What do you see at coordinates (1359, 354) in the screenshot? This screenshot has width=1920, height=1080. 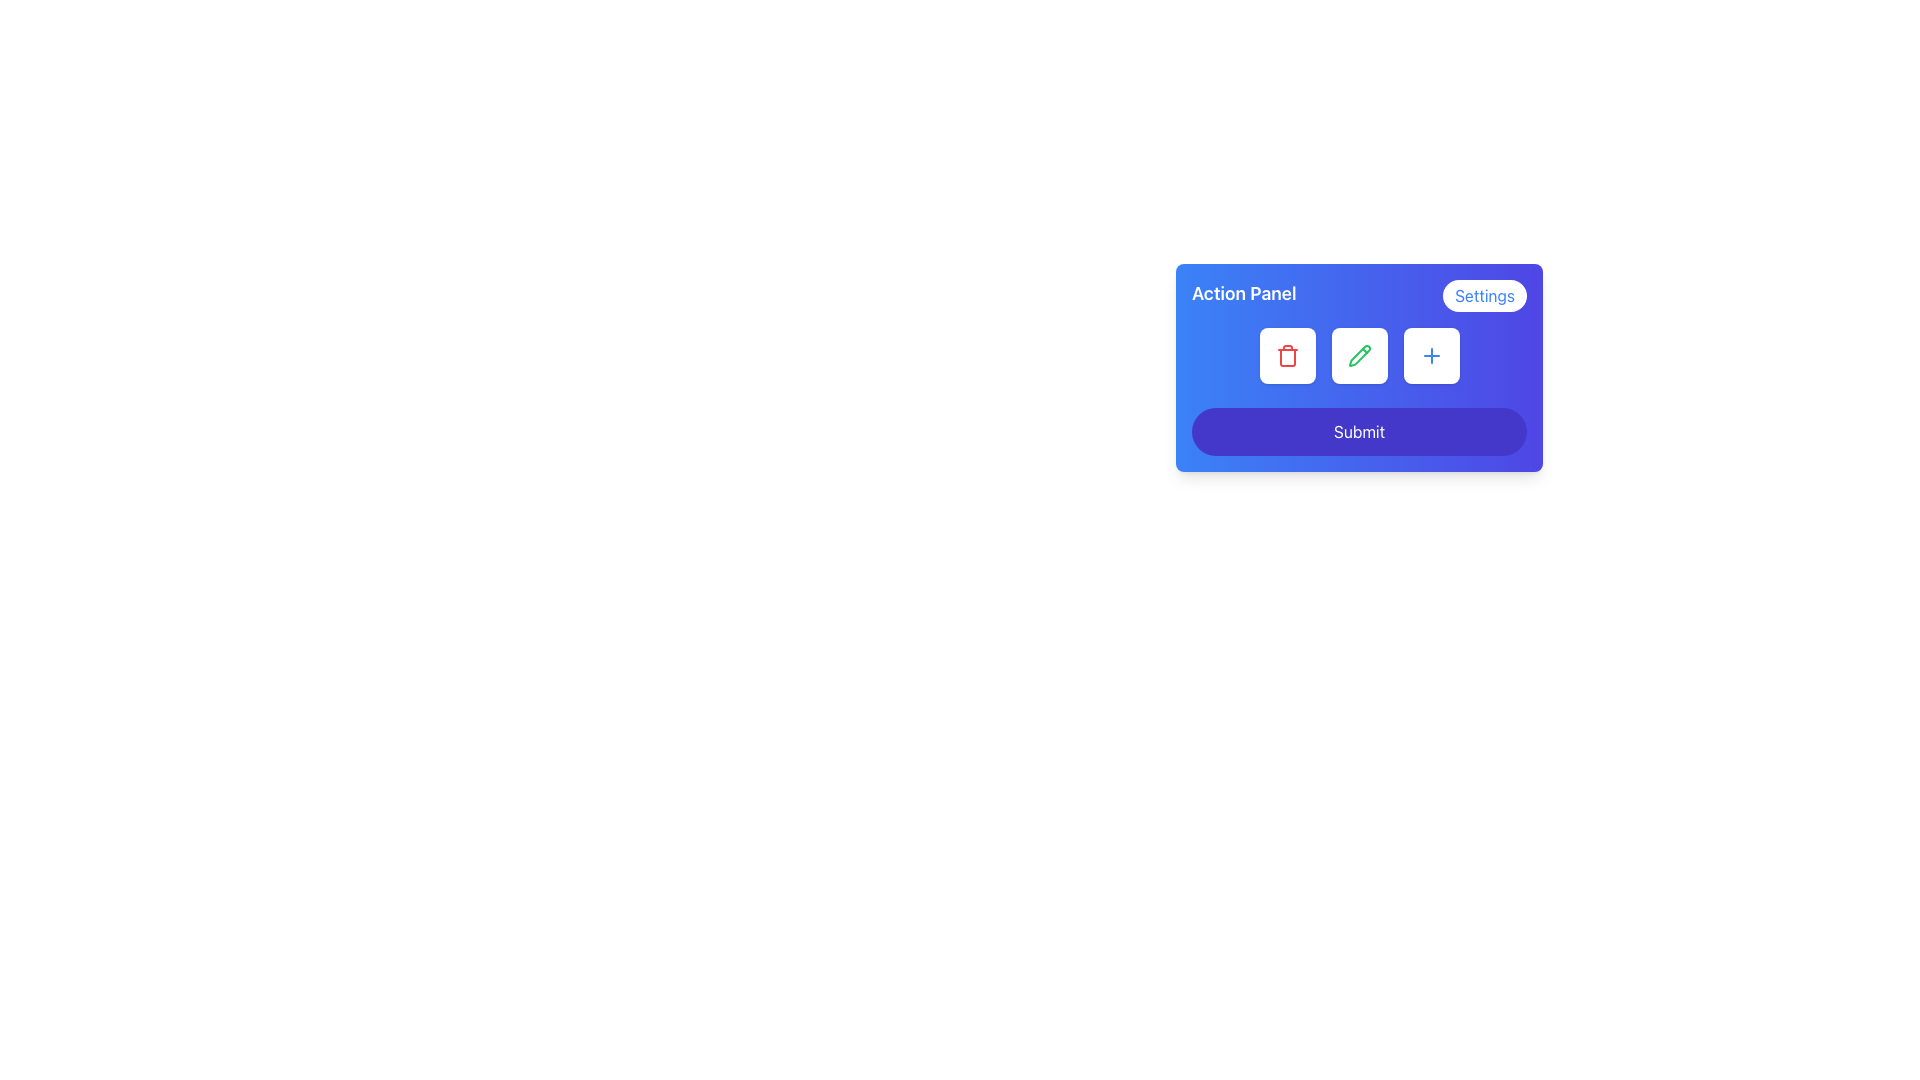 I see `the edit button with a green pencil icon located in the middle column of the Action Panel` at bounding box center [1359, 354].